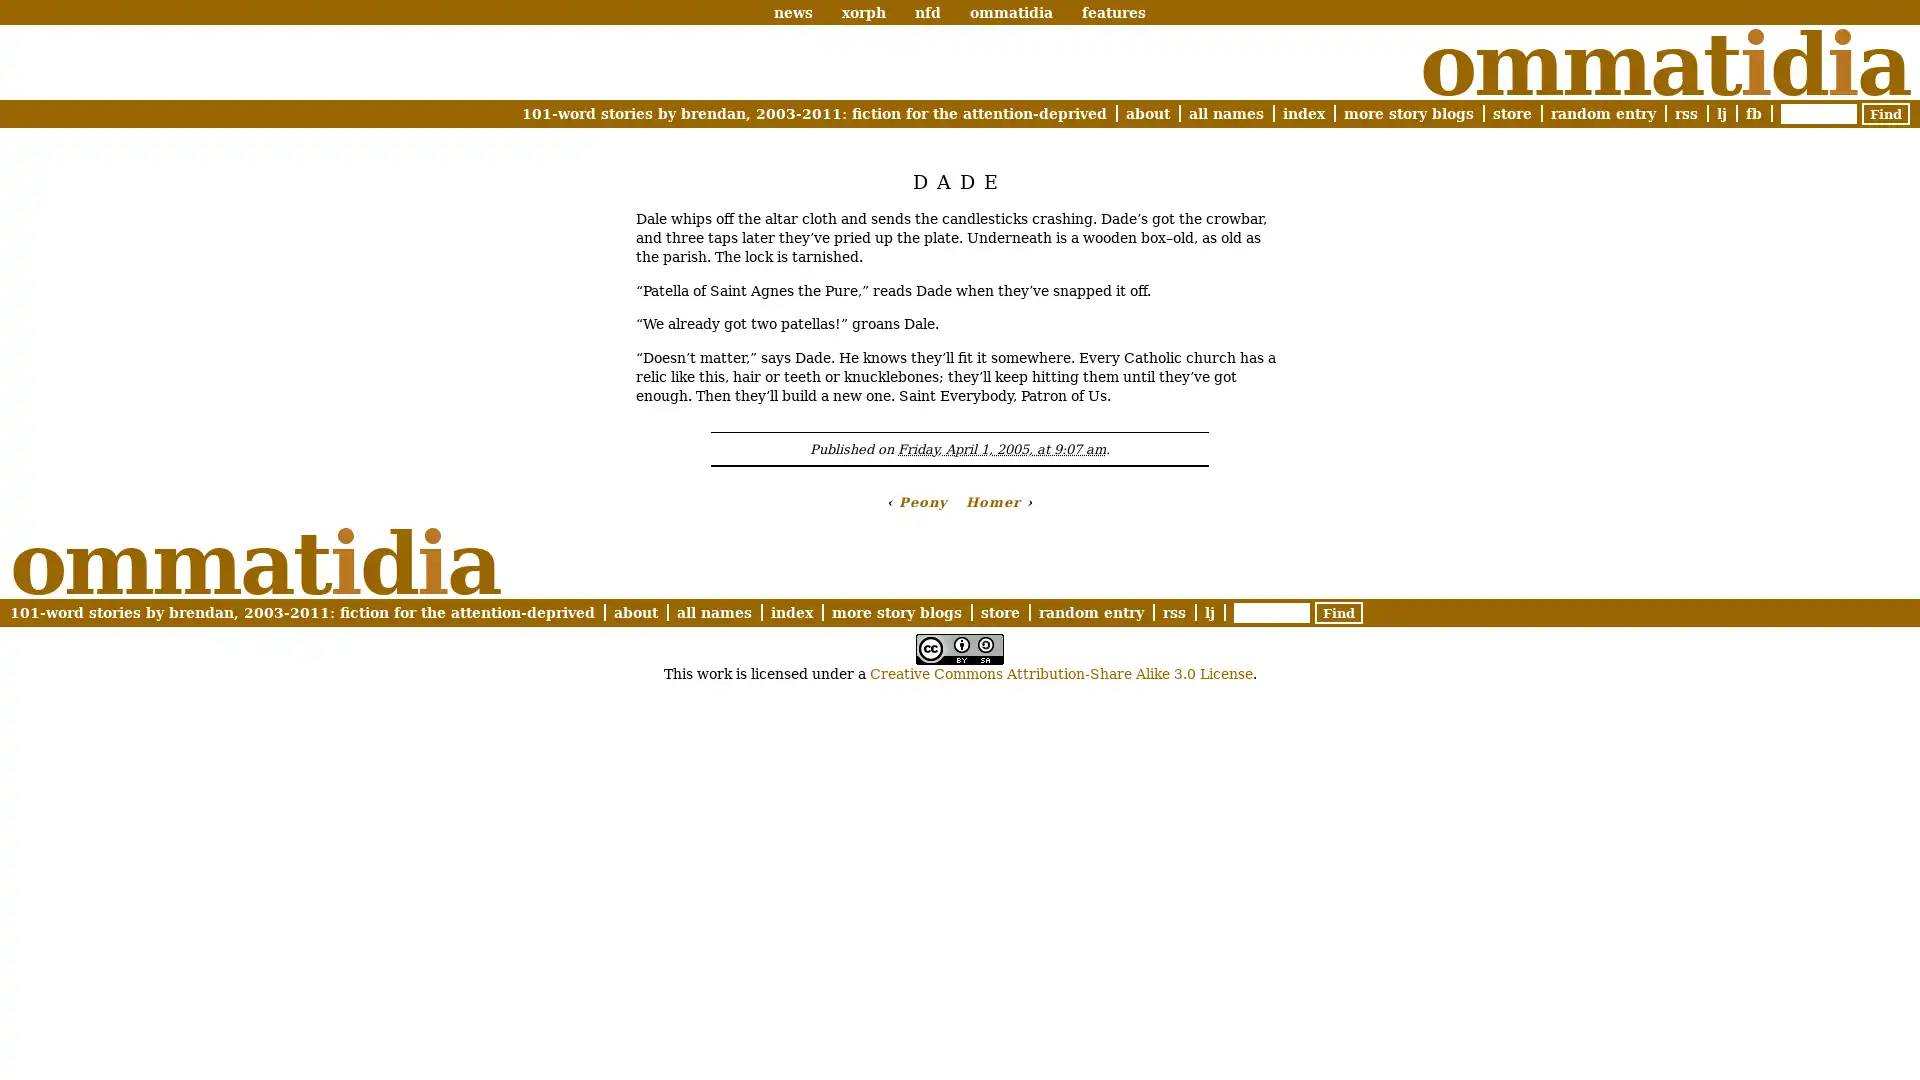 Image resolution: width=1920 pixels, height=1080 pixels. Describe the element at coordinates (1885, 114) in the screenshot. I see `Find` at that location.